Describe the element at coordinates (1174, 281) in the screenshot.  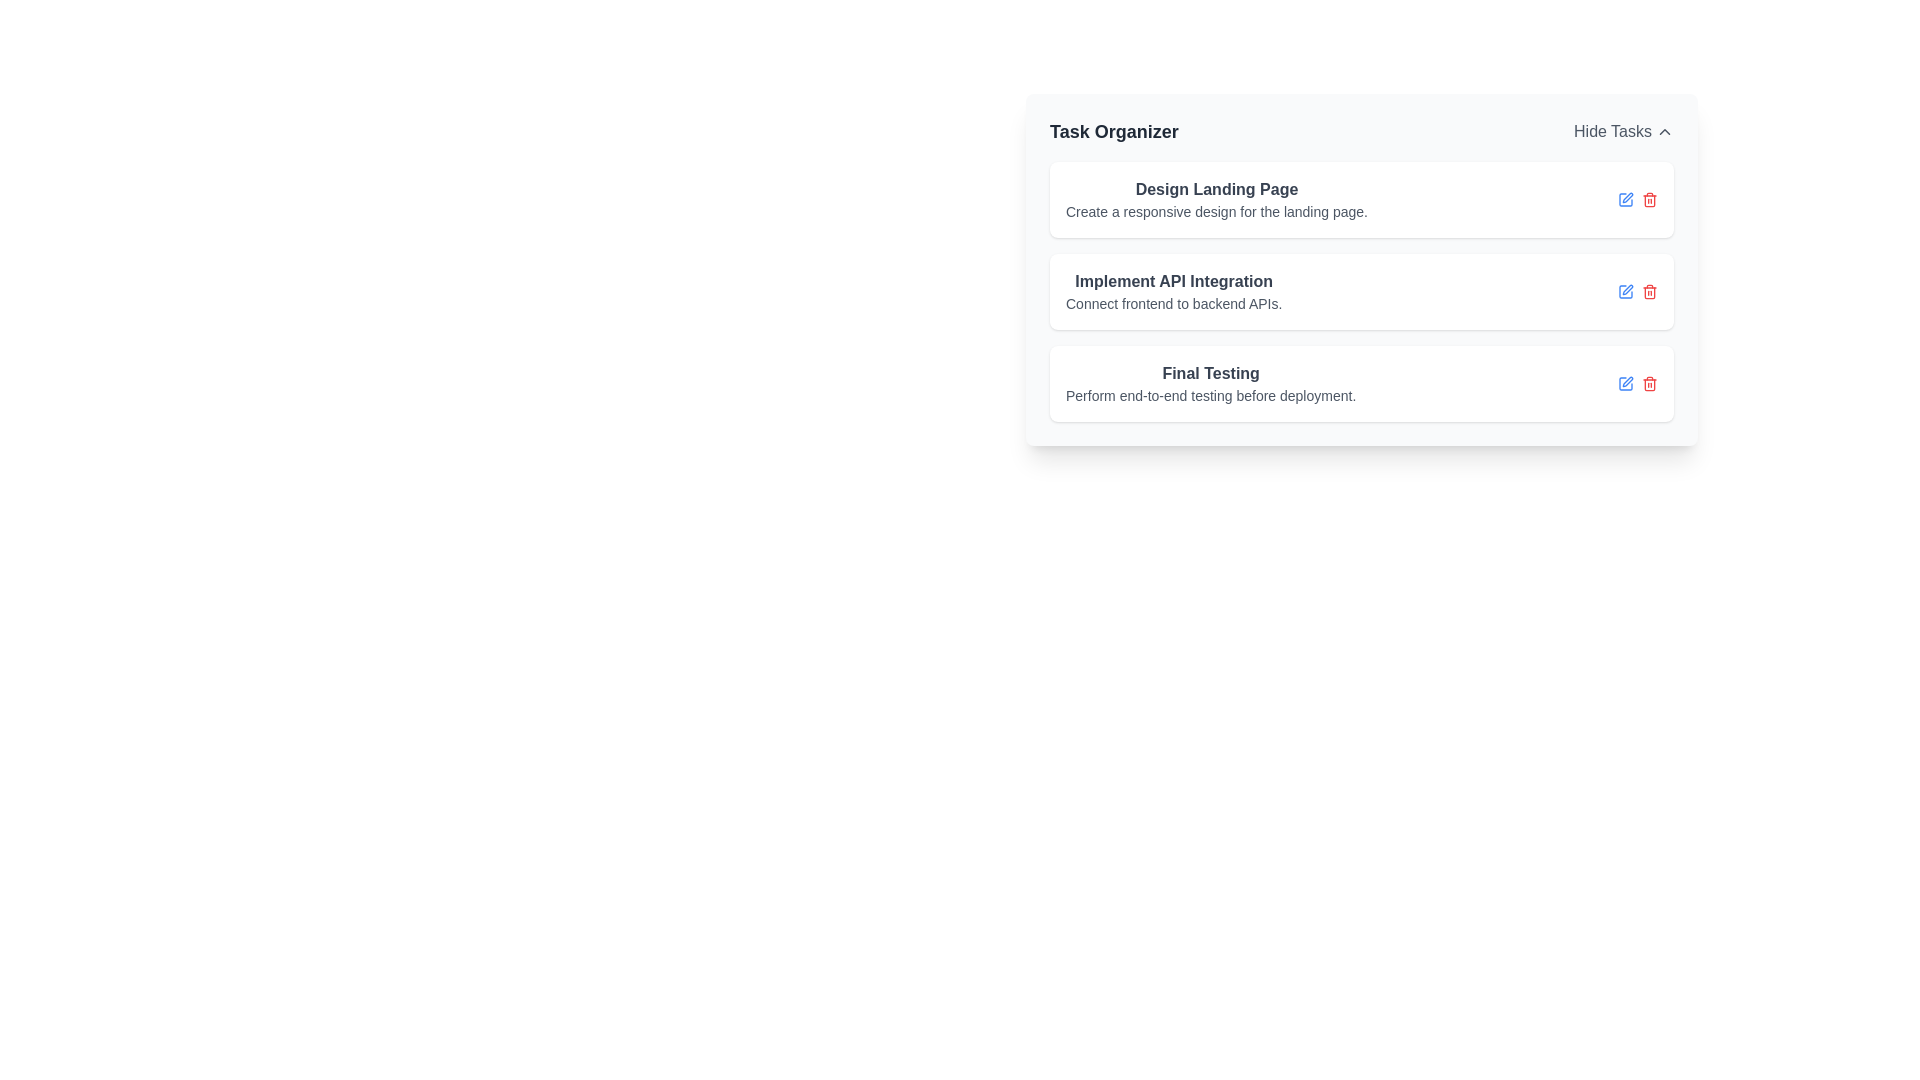
I see `the text 'Implement API Integration' in bold within the 'Task Organizer' panel to enable copying or other actions` at that location.